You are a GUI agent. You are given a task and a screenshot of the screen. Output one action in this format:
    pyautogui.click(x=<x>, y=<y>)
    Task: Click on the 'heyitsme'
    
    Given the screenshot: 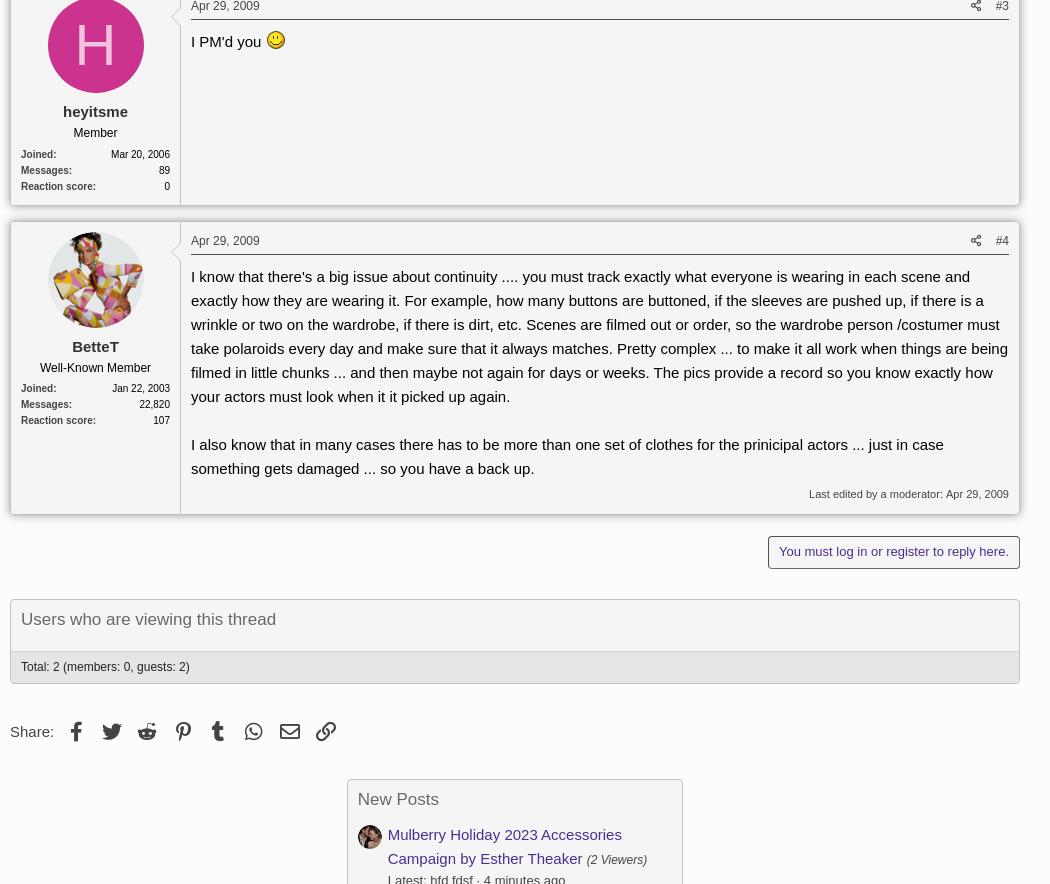 What is the action you would take?
    pyautogui.click(x=95, y=110)
    